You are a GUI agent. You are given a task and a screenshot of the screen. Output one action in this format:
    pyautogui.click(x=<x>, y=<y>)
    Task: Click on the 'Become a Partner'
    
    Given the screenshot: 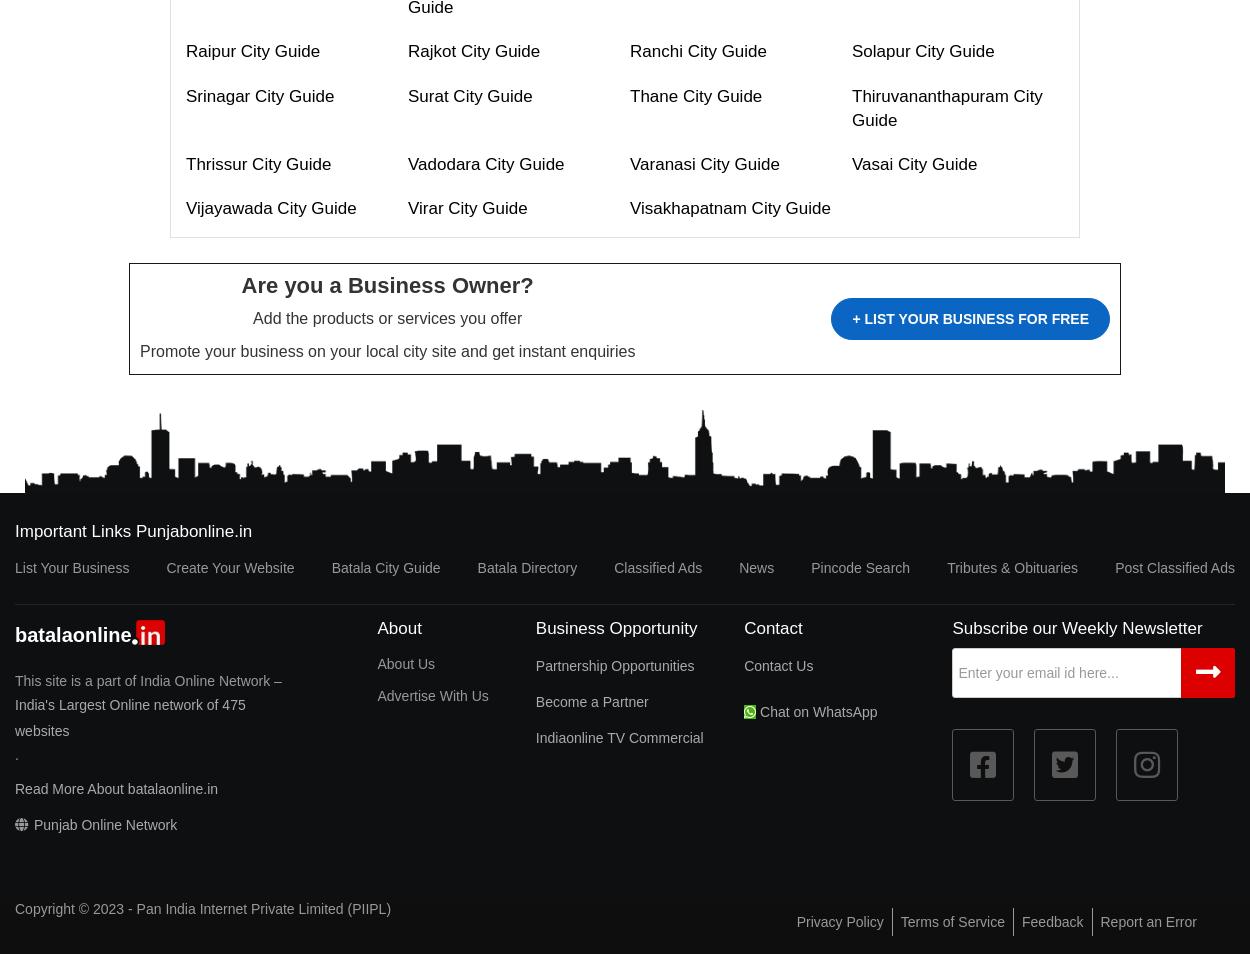 What is the action you would take?
    pyautogui.click(x=590, y=700)
    